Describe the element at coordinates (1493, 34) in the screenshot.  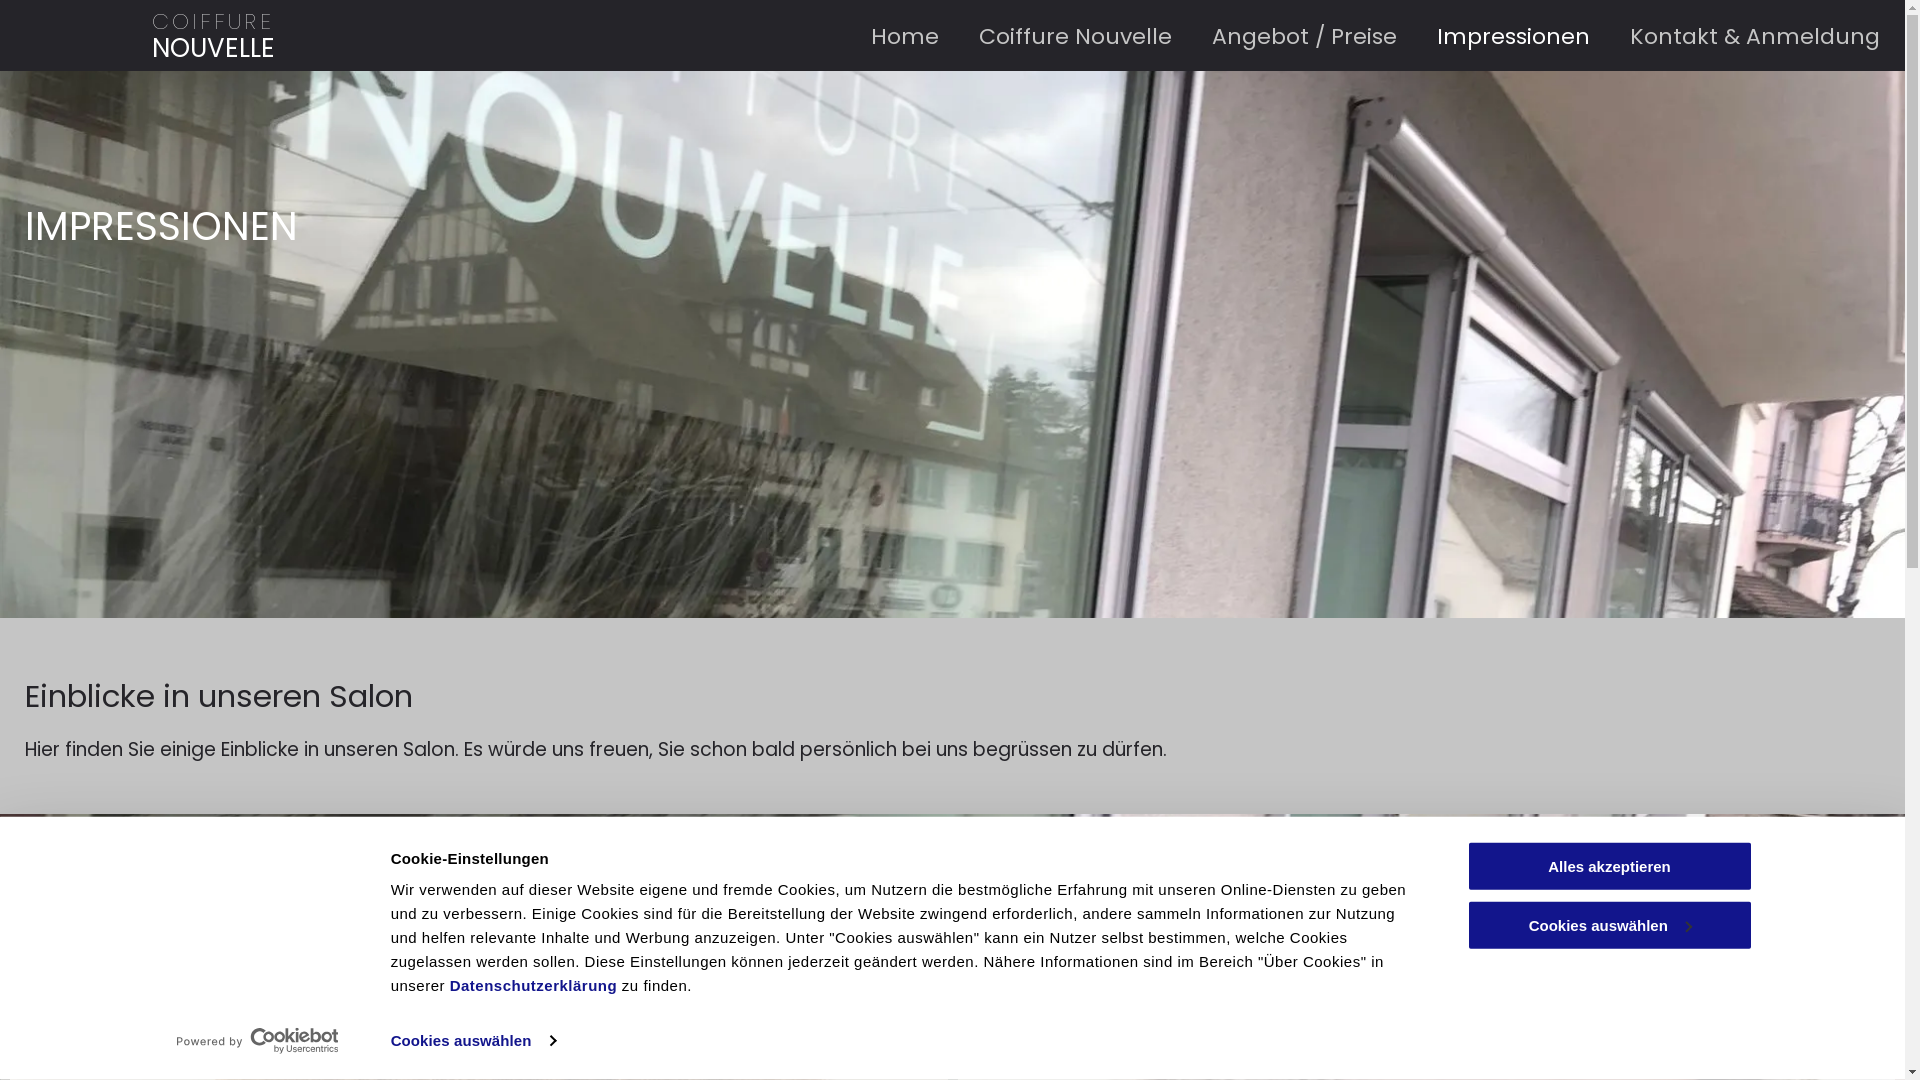
I see `'Impressionen'` at that location.